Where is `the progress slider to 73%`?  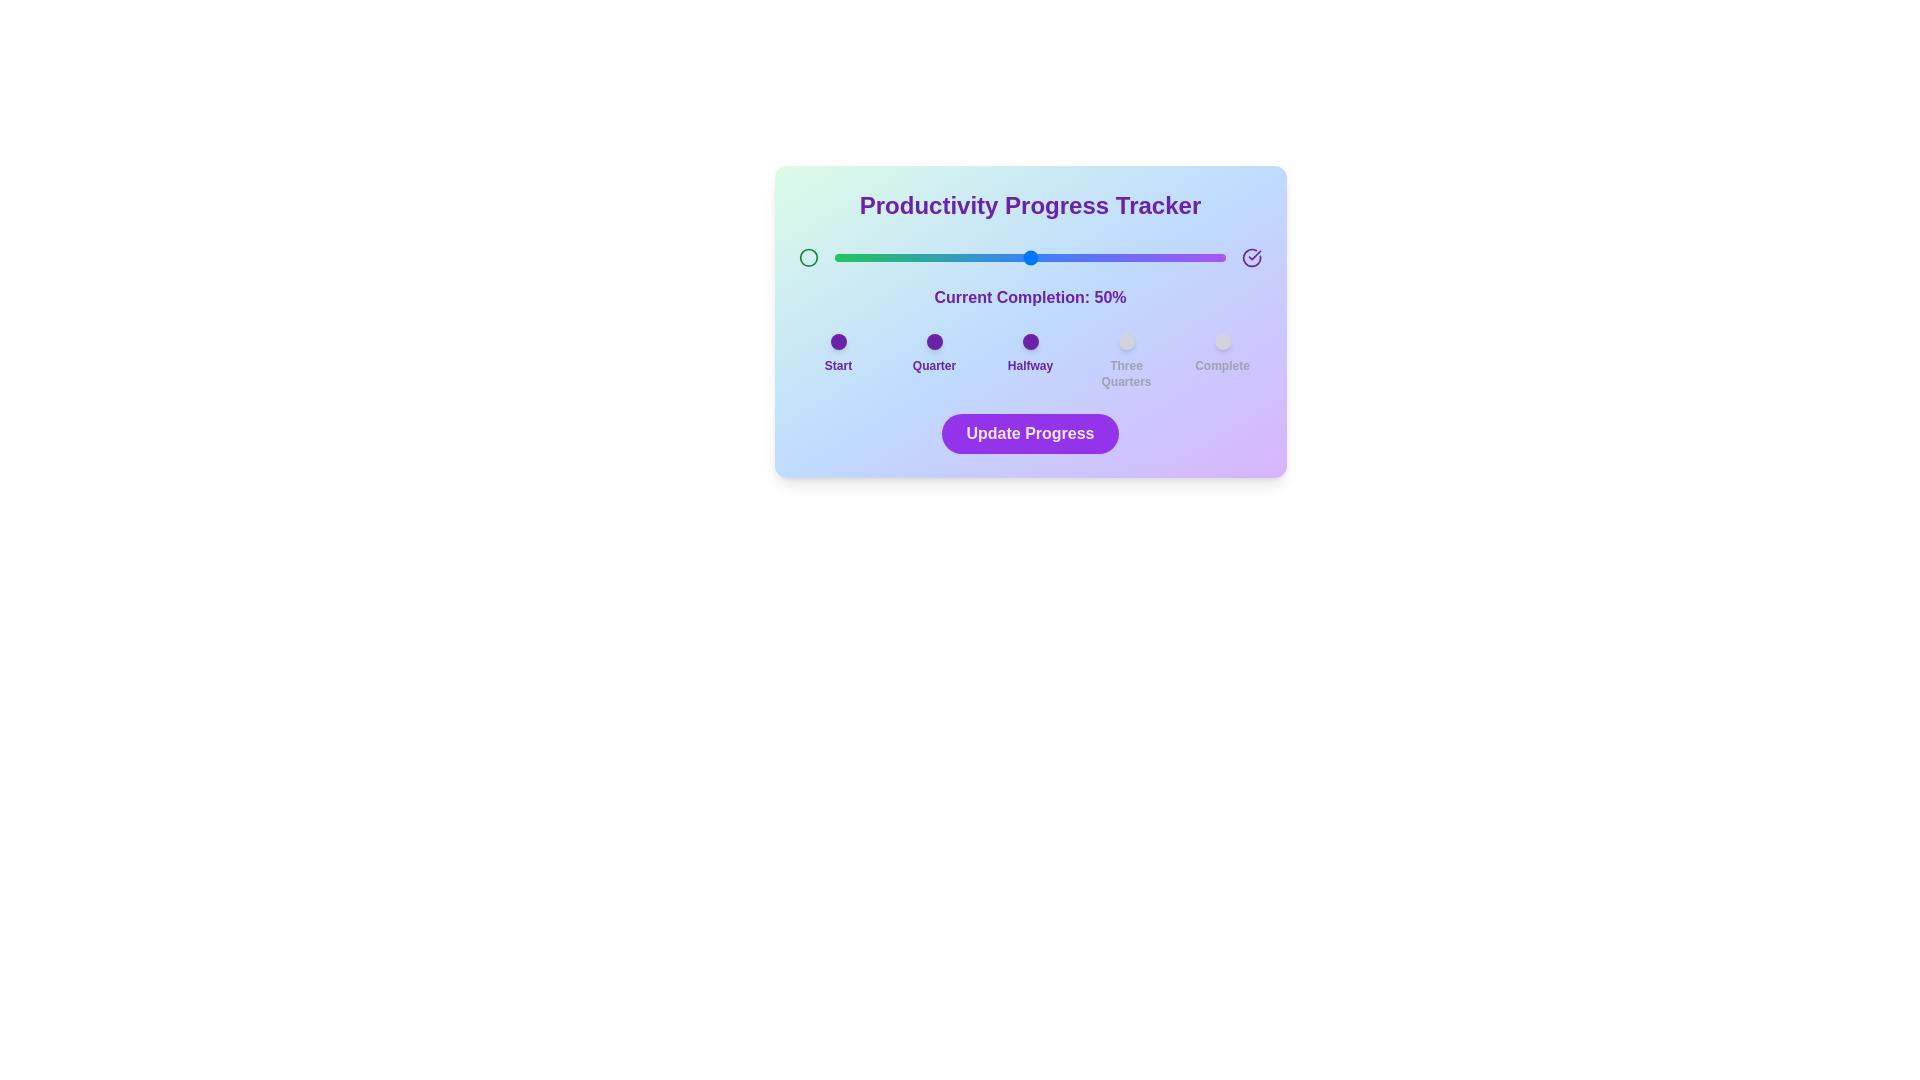 the progress slider to 73% is located at coordinates (1120, 257).